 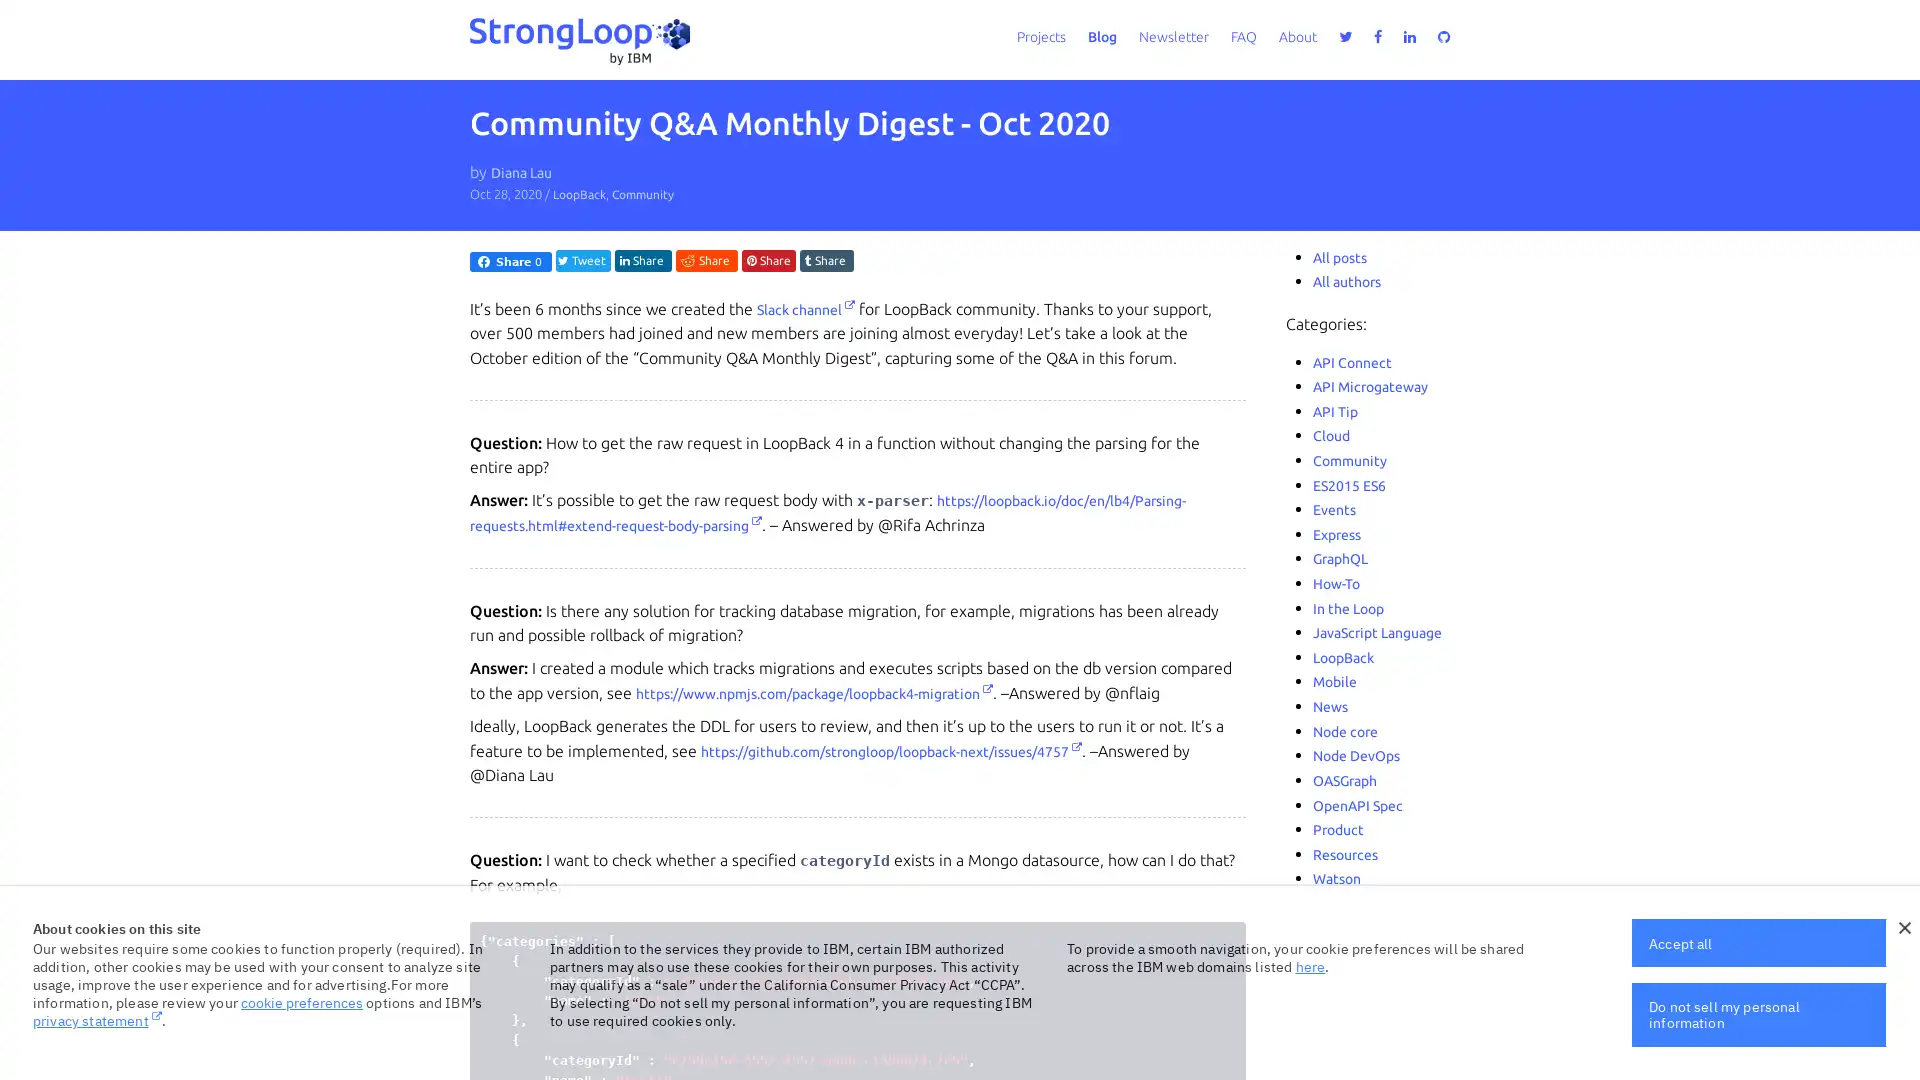 What do you see at coordinates (1758, 1014) in the screenshot?
I see `Do not sell my personal information` at bounding box center [1758, 1014].